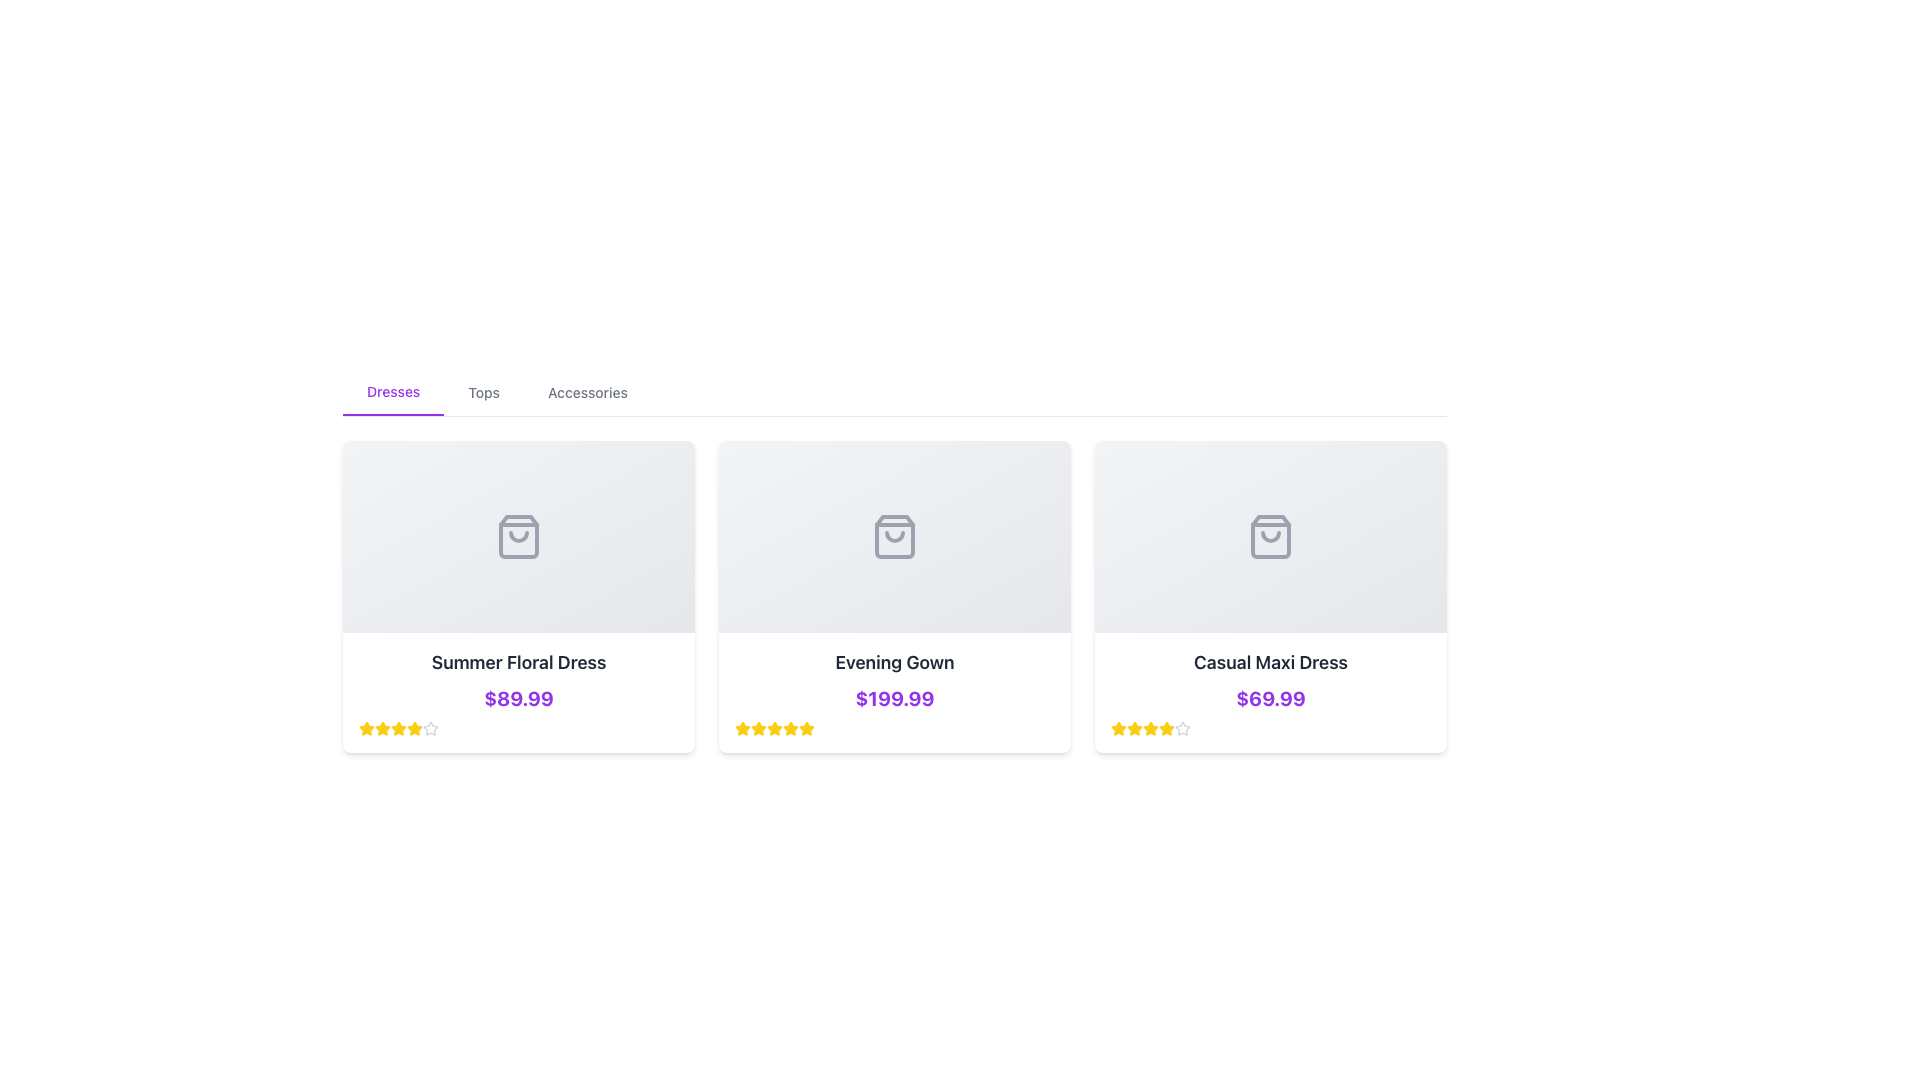 This screenshot has height=1080, width=1920. I want to click on the first star icon in the second rating block under the product tile for 'Evening Gown', which is the middle product among three displayed horizontally, so click(742, 729).